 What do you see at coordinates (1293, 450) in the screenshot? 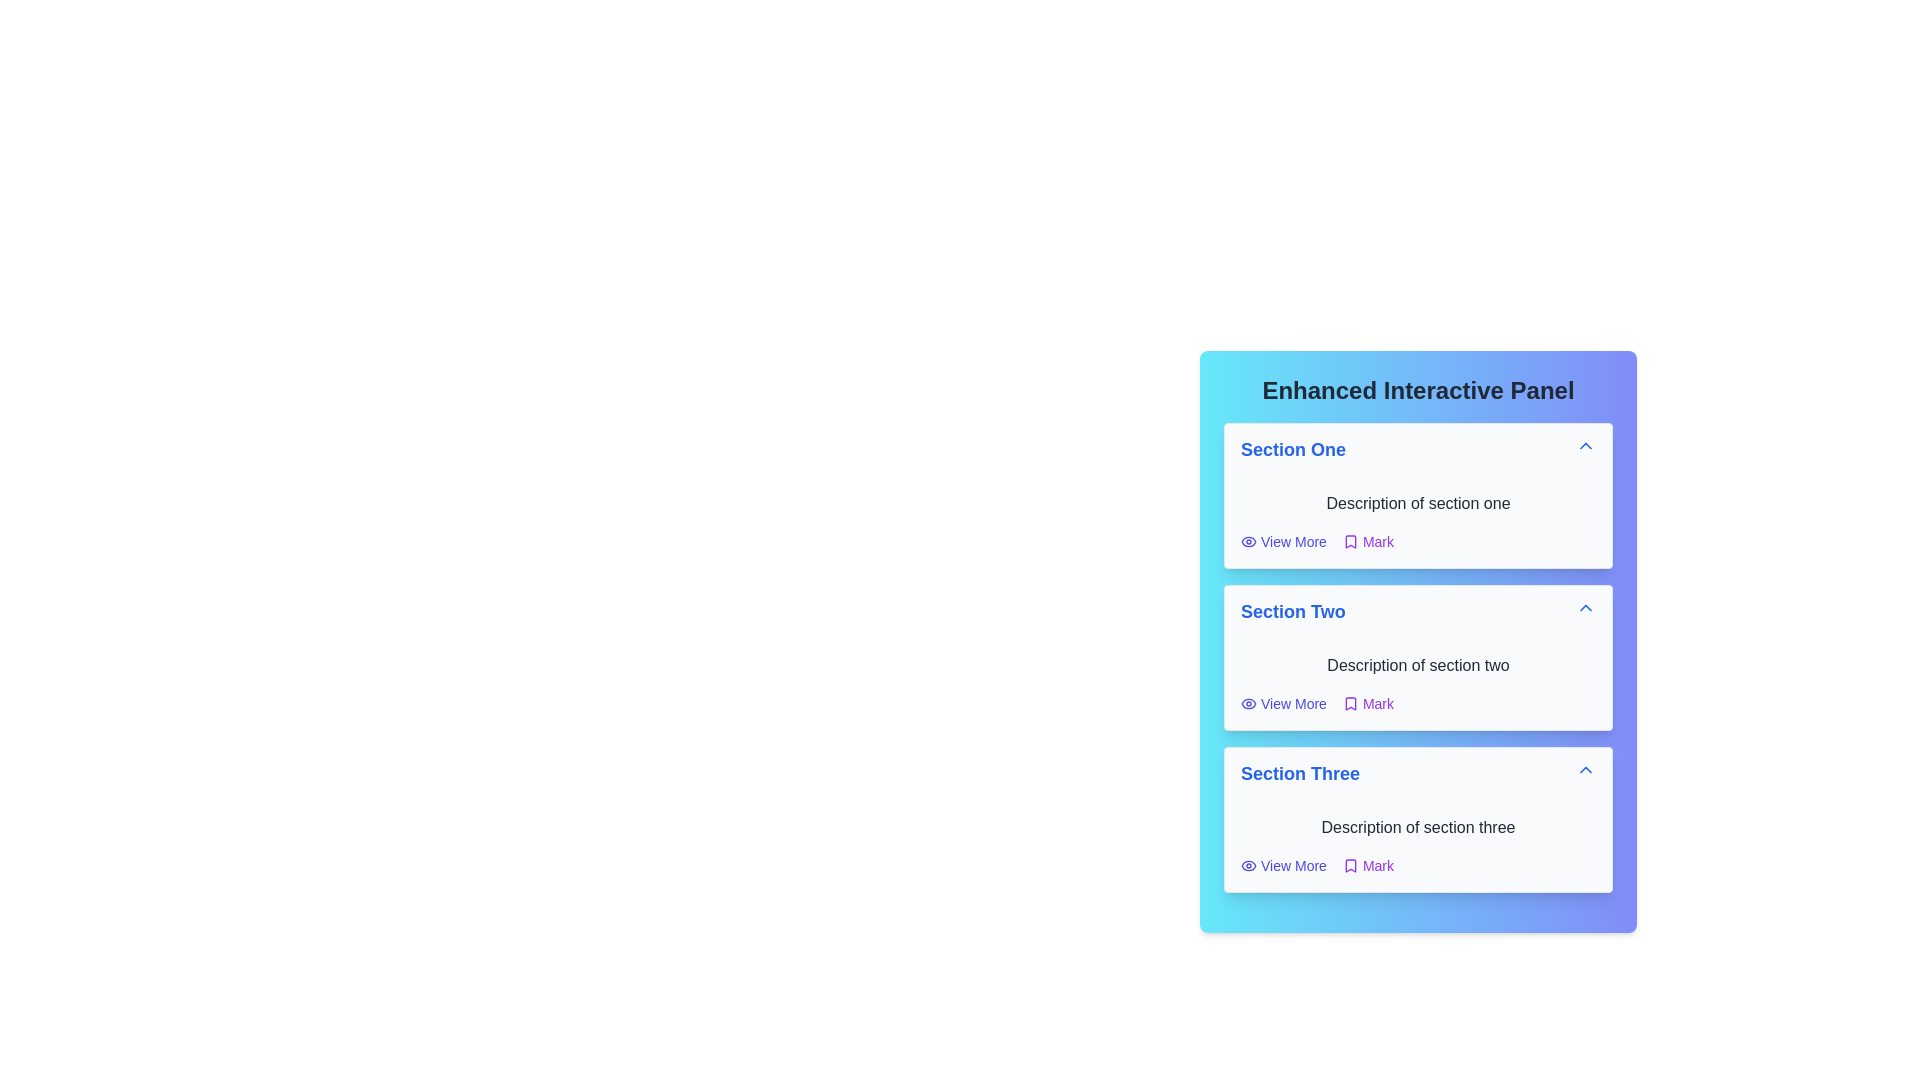
I see `the text label displaying 'Section One' styled in blue at the top of the card layout` at bounding box center [1293, 450].